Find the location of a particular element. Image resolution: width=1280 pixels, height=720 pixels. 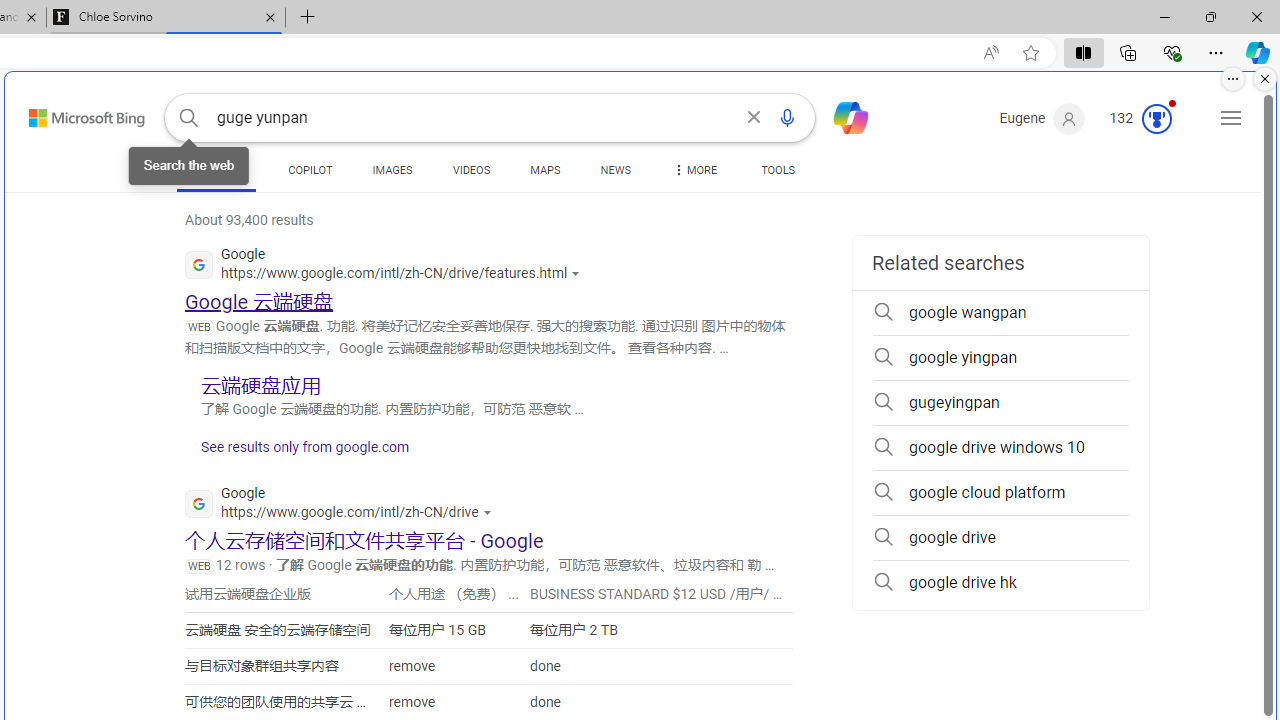

'Search using voice' is located at coordinates (786, 118).